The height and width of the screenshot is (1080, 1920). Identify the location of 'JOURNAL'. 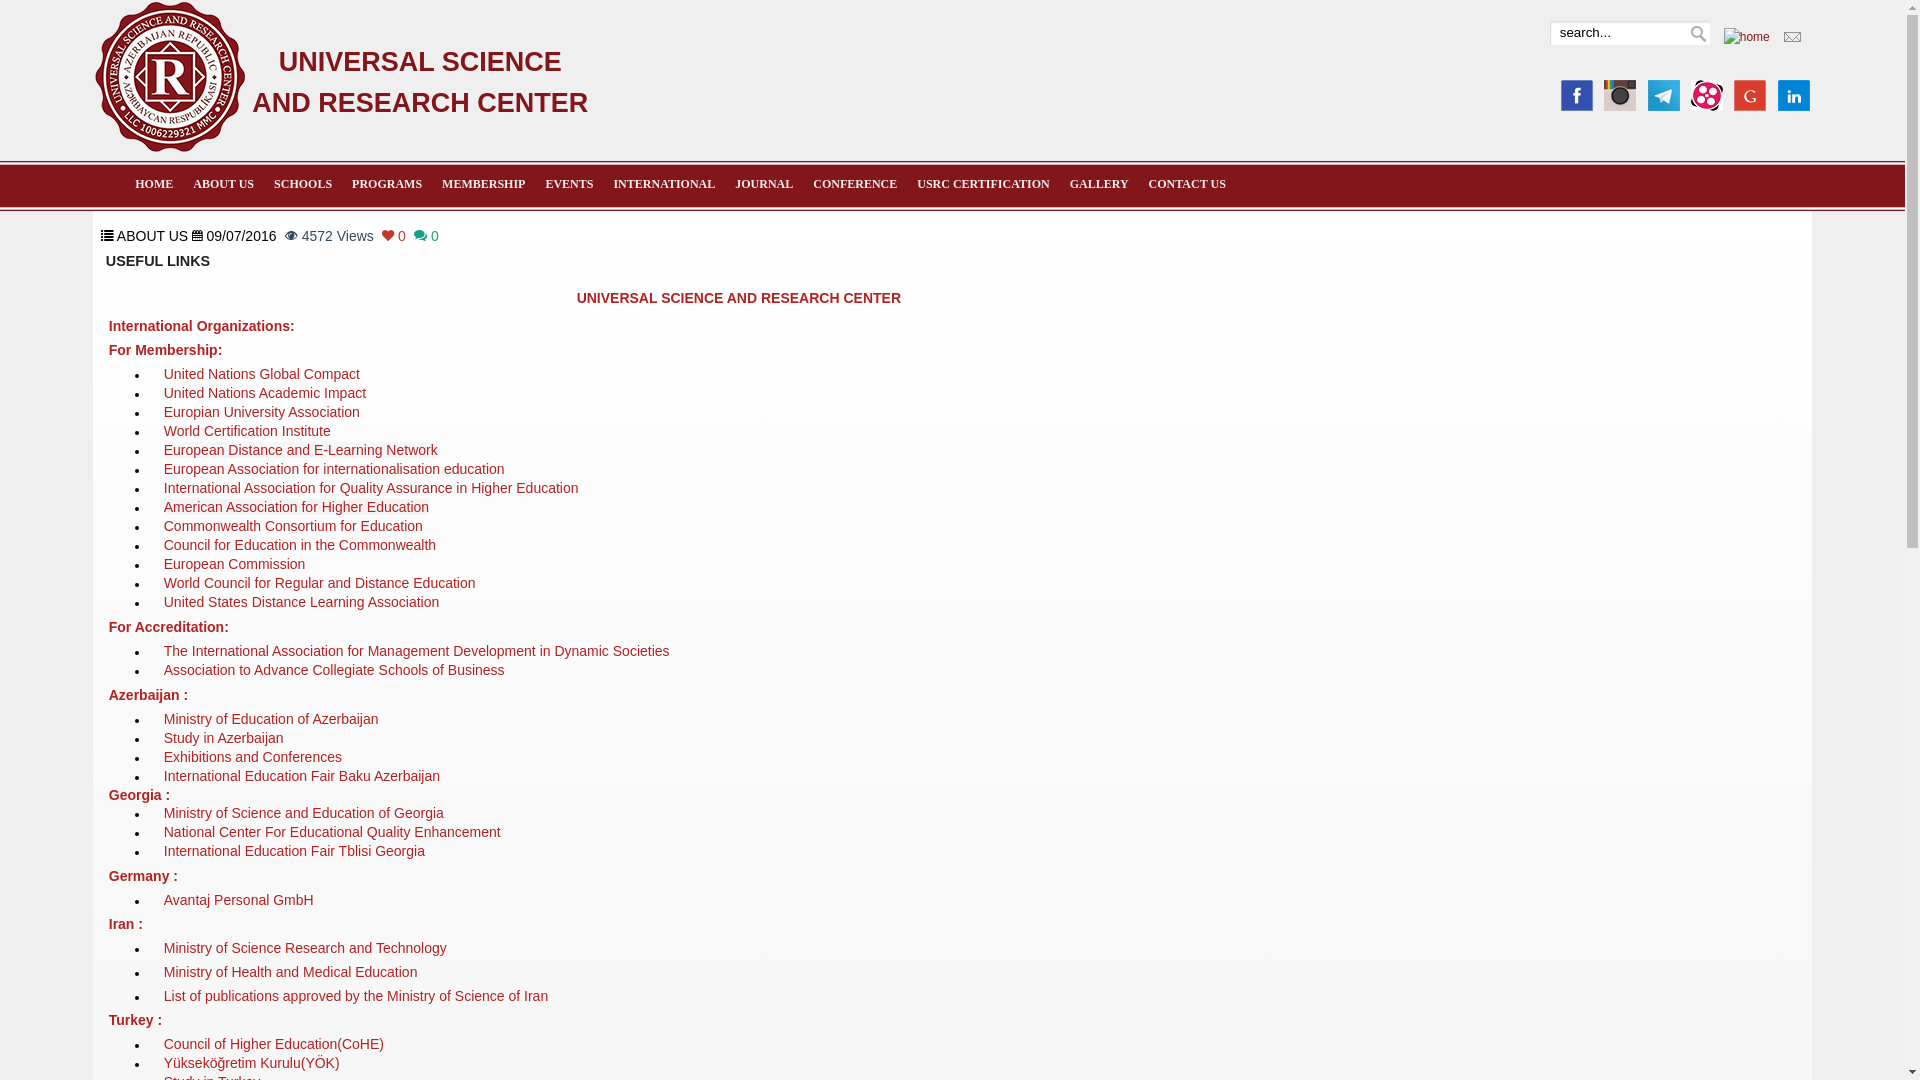
(762, 184).